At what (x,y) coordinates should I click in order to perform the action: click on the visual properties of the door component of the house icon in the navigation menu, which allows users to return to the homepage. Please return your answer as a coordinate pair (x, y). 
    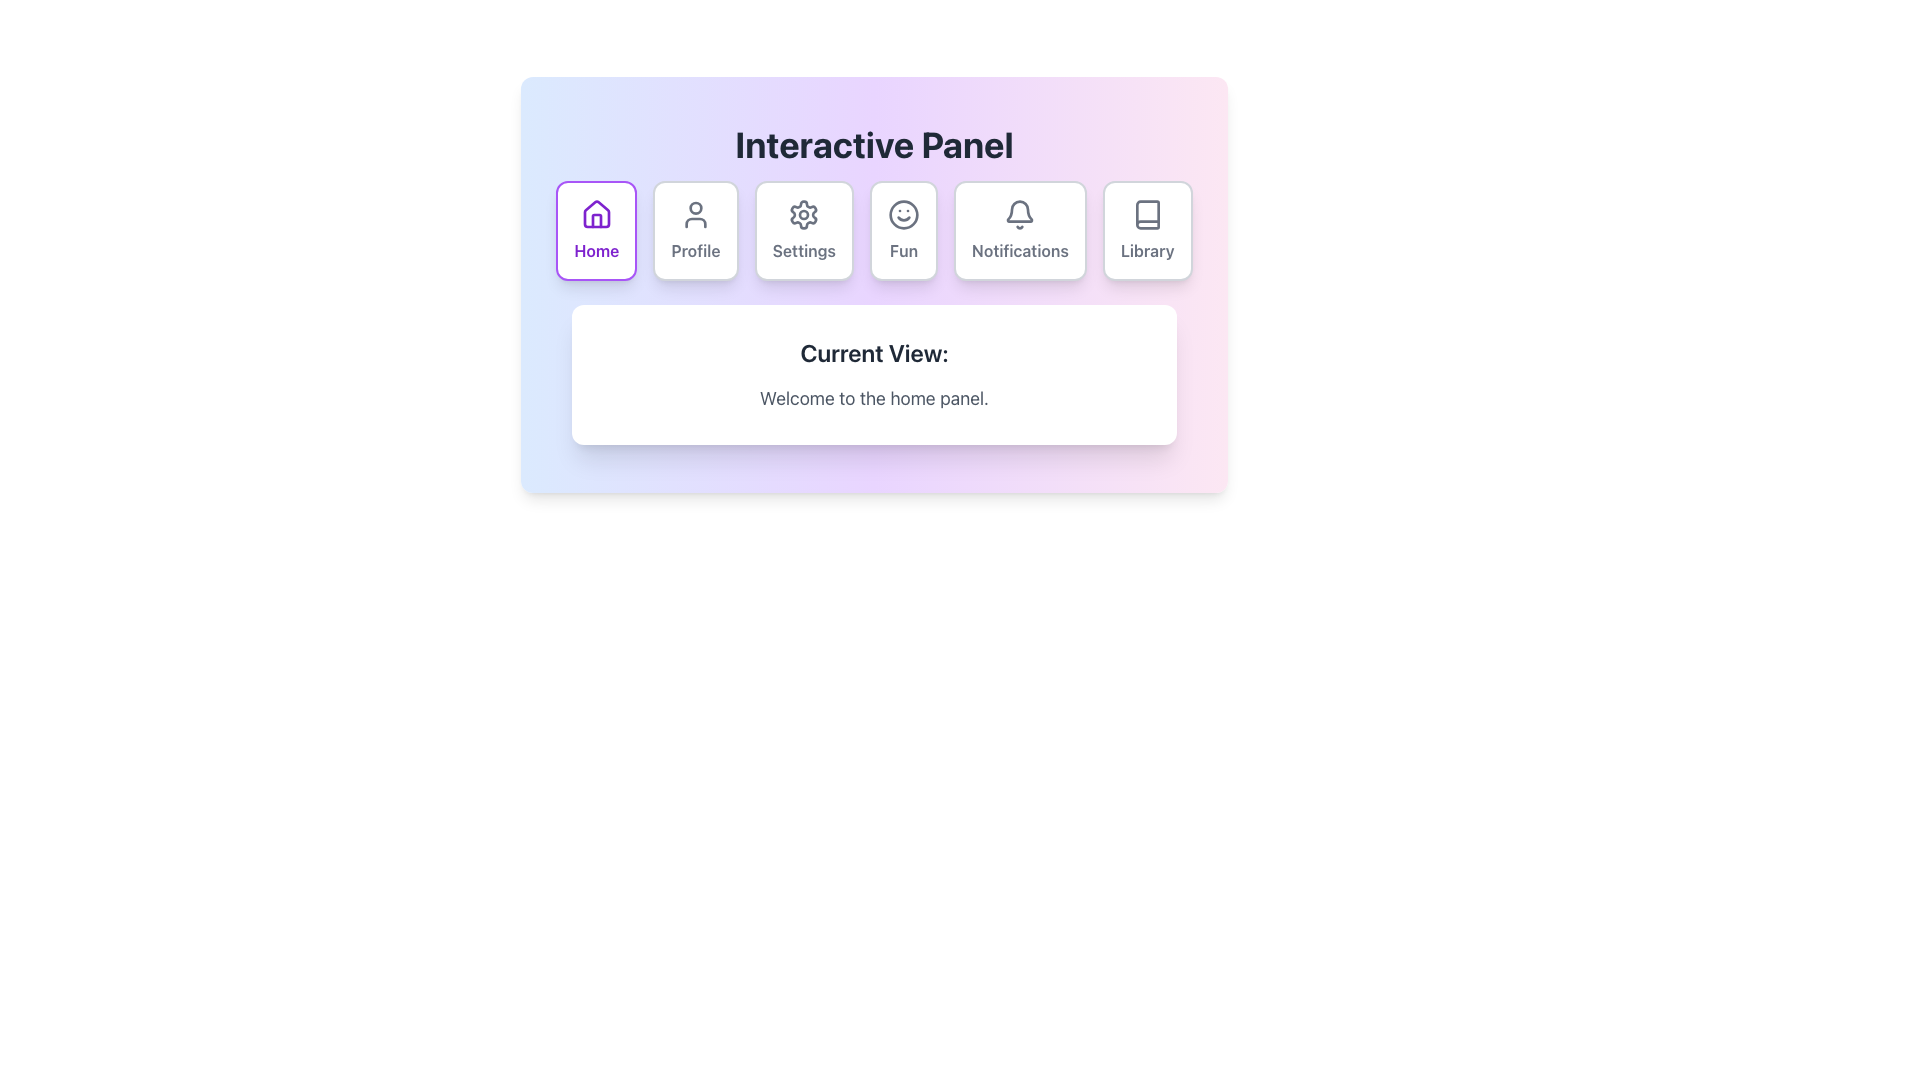
    Looking at the image, I should click on (595, 220).